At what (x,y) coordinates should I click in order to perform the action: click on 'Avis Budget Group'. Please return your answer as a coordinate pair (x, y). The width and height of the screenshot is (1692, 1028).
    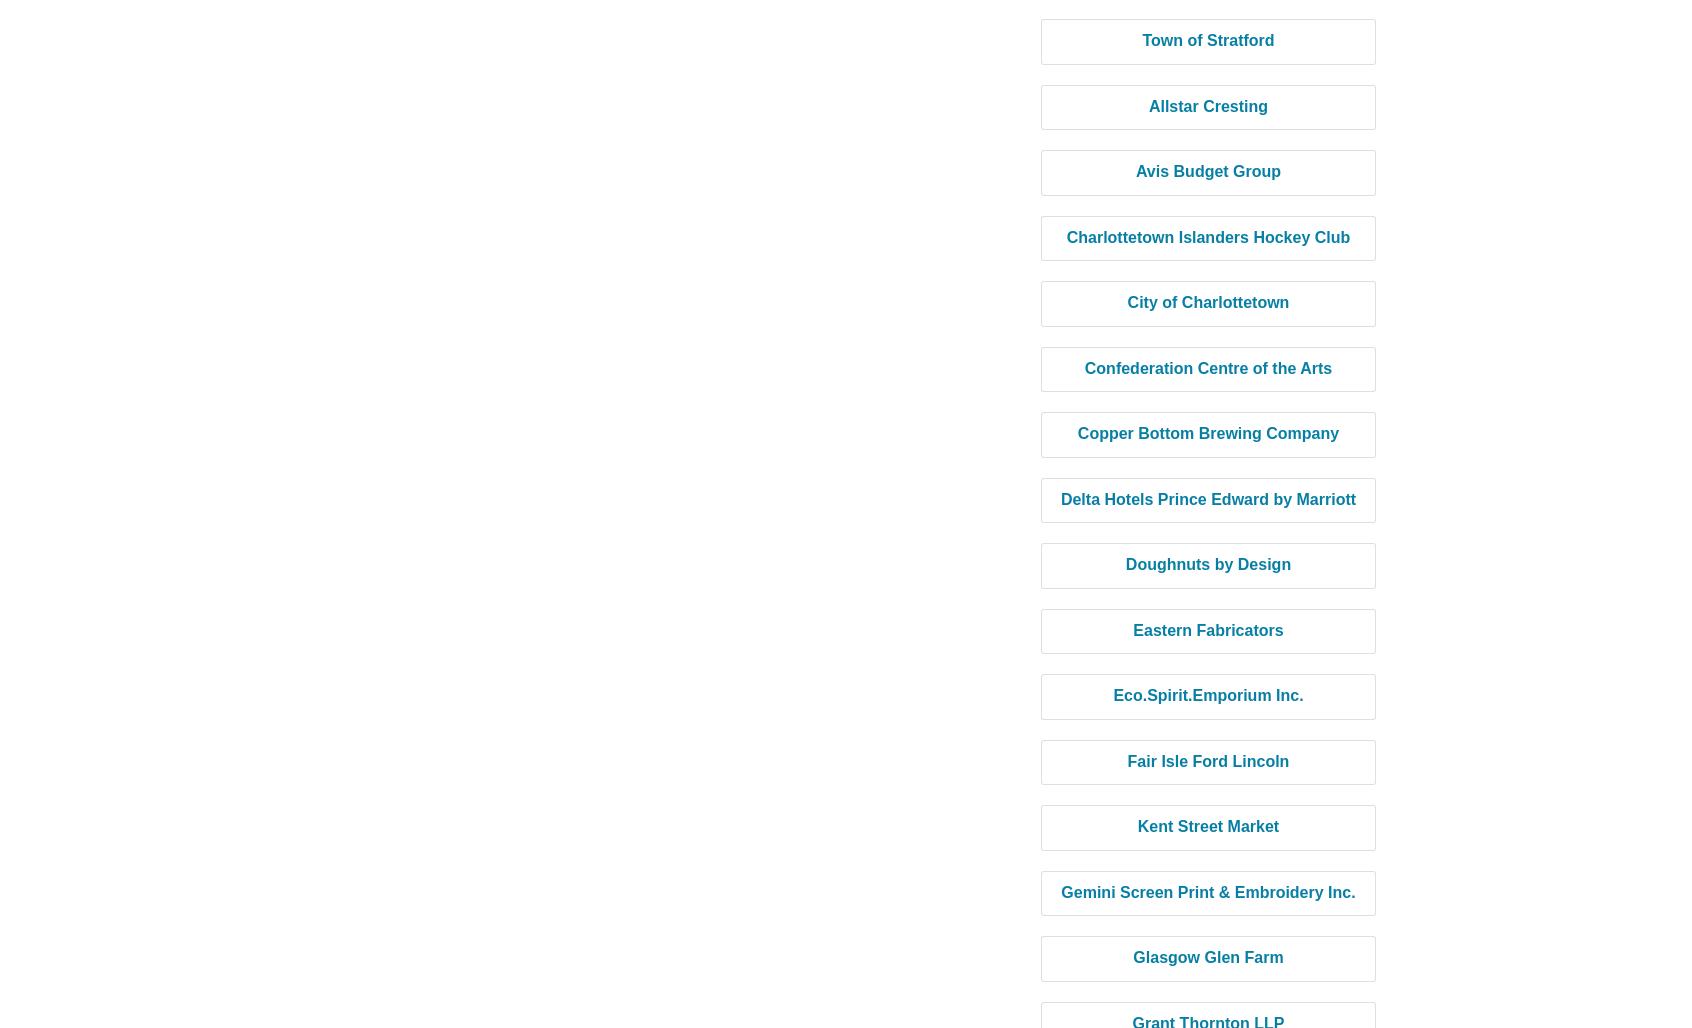
    Looking at the image, I should click on (1207, 171).